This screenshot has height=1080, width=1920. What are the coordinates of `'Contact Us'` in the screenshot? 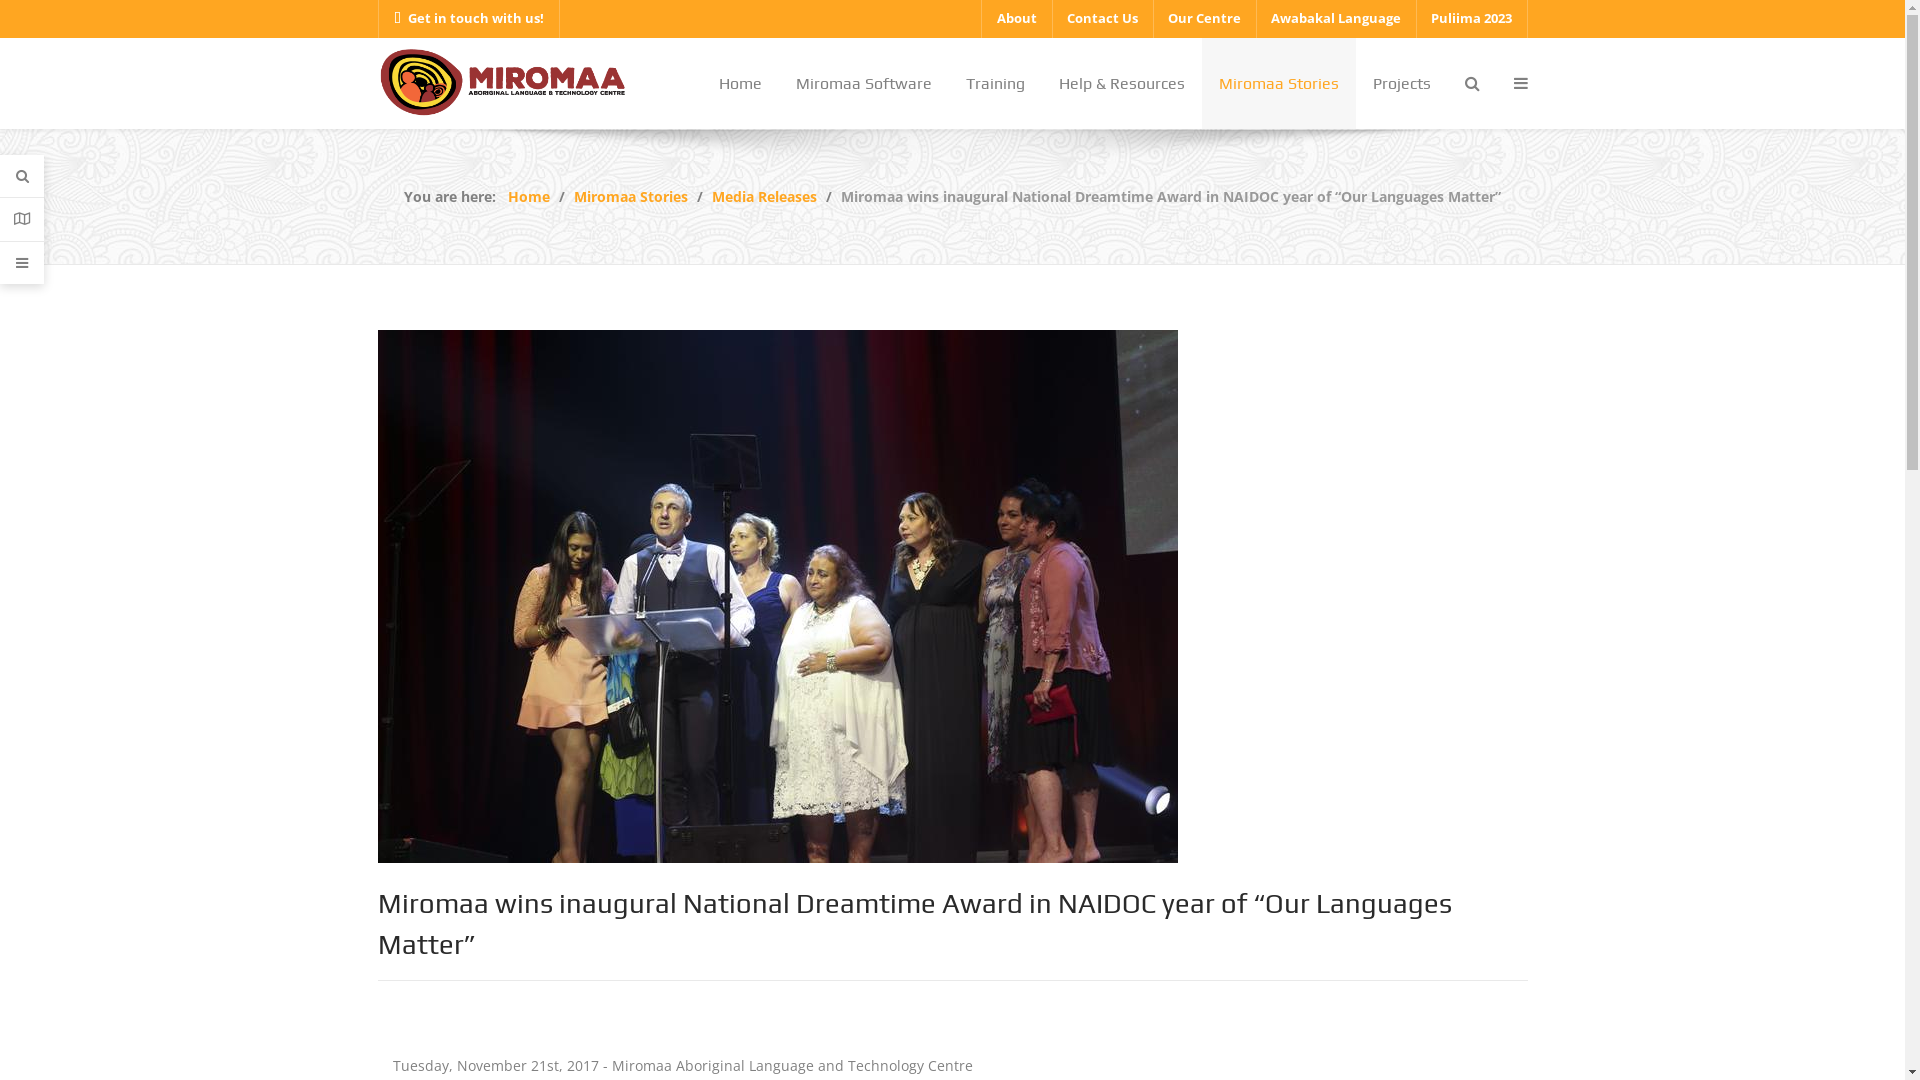 It's located at (1101, 19).